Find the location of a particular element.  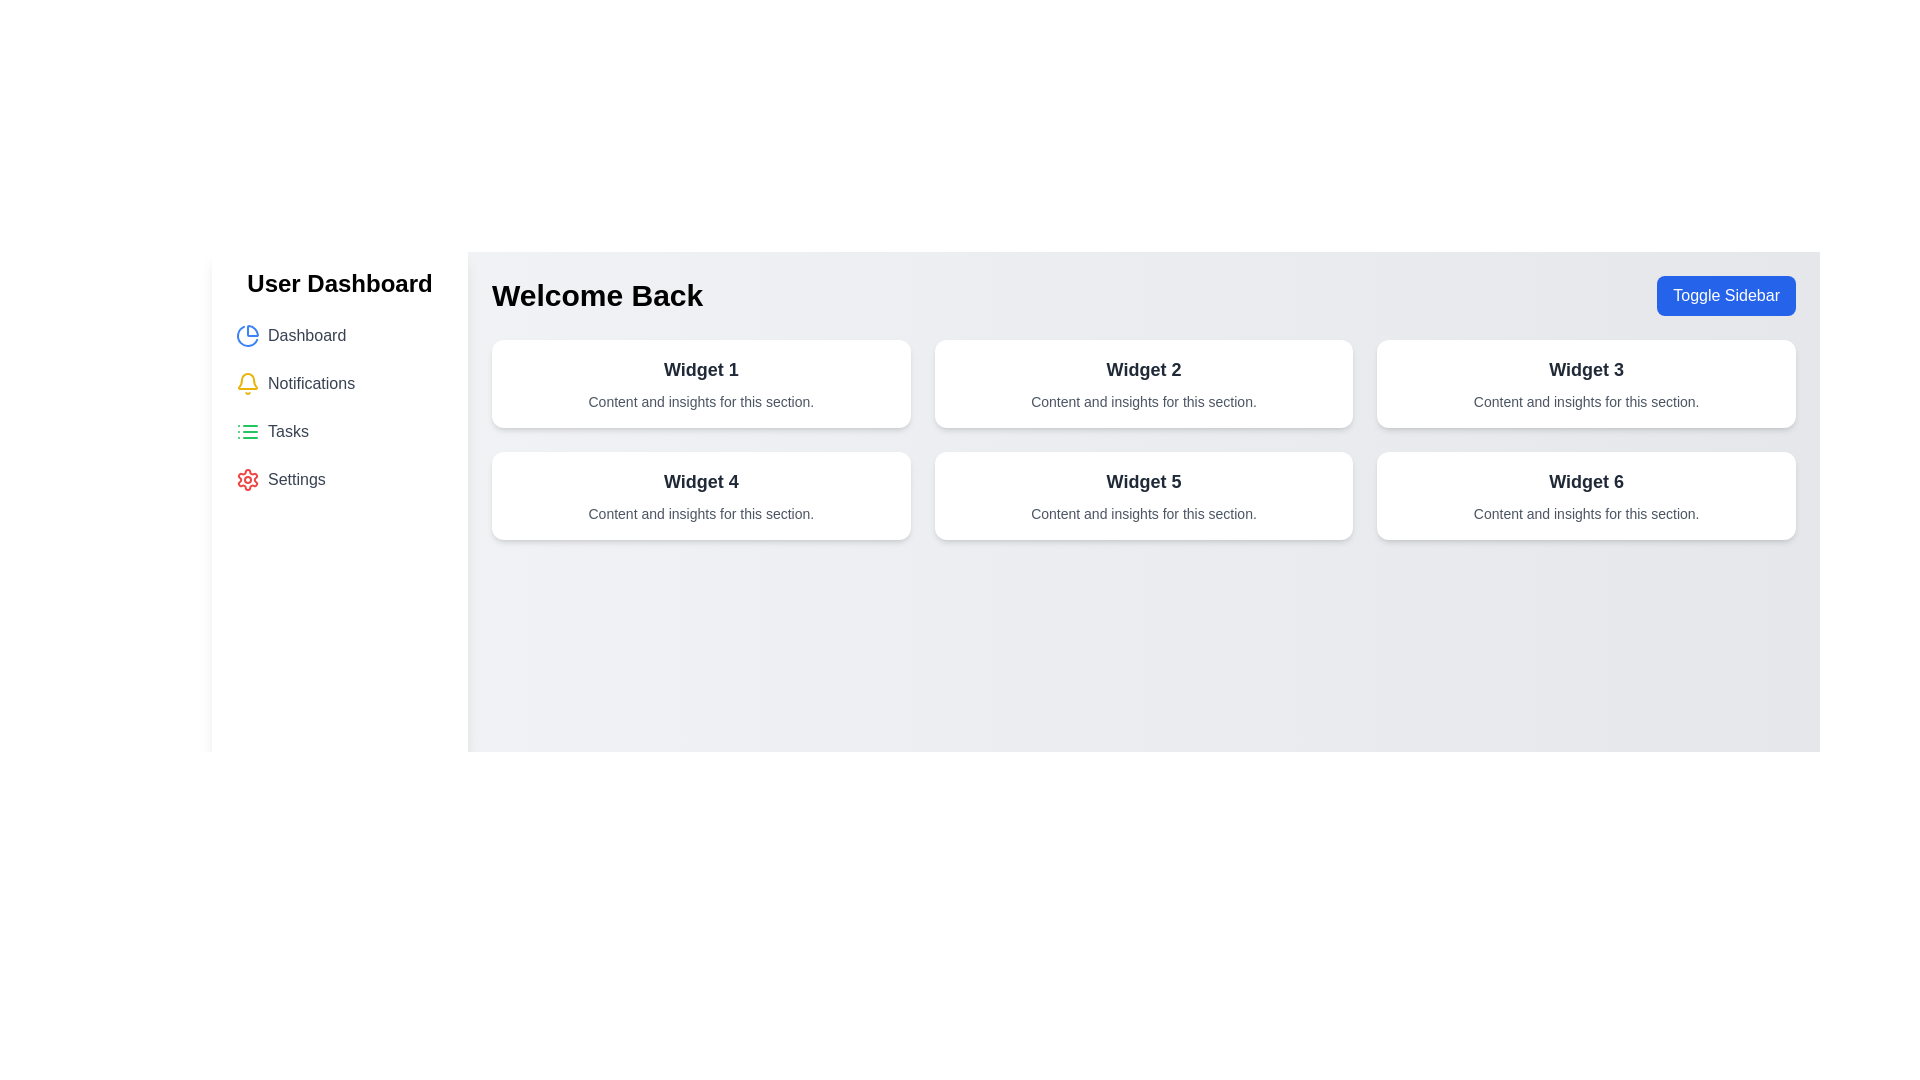

the yellow bell icon located in the left sidebar navigation menu is located at coordinates (247, 384).